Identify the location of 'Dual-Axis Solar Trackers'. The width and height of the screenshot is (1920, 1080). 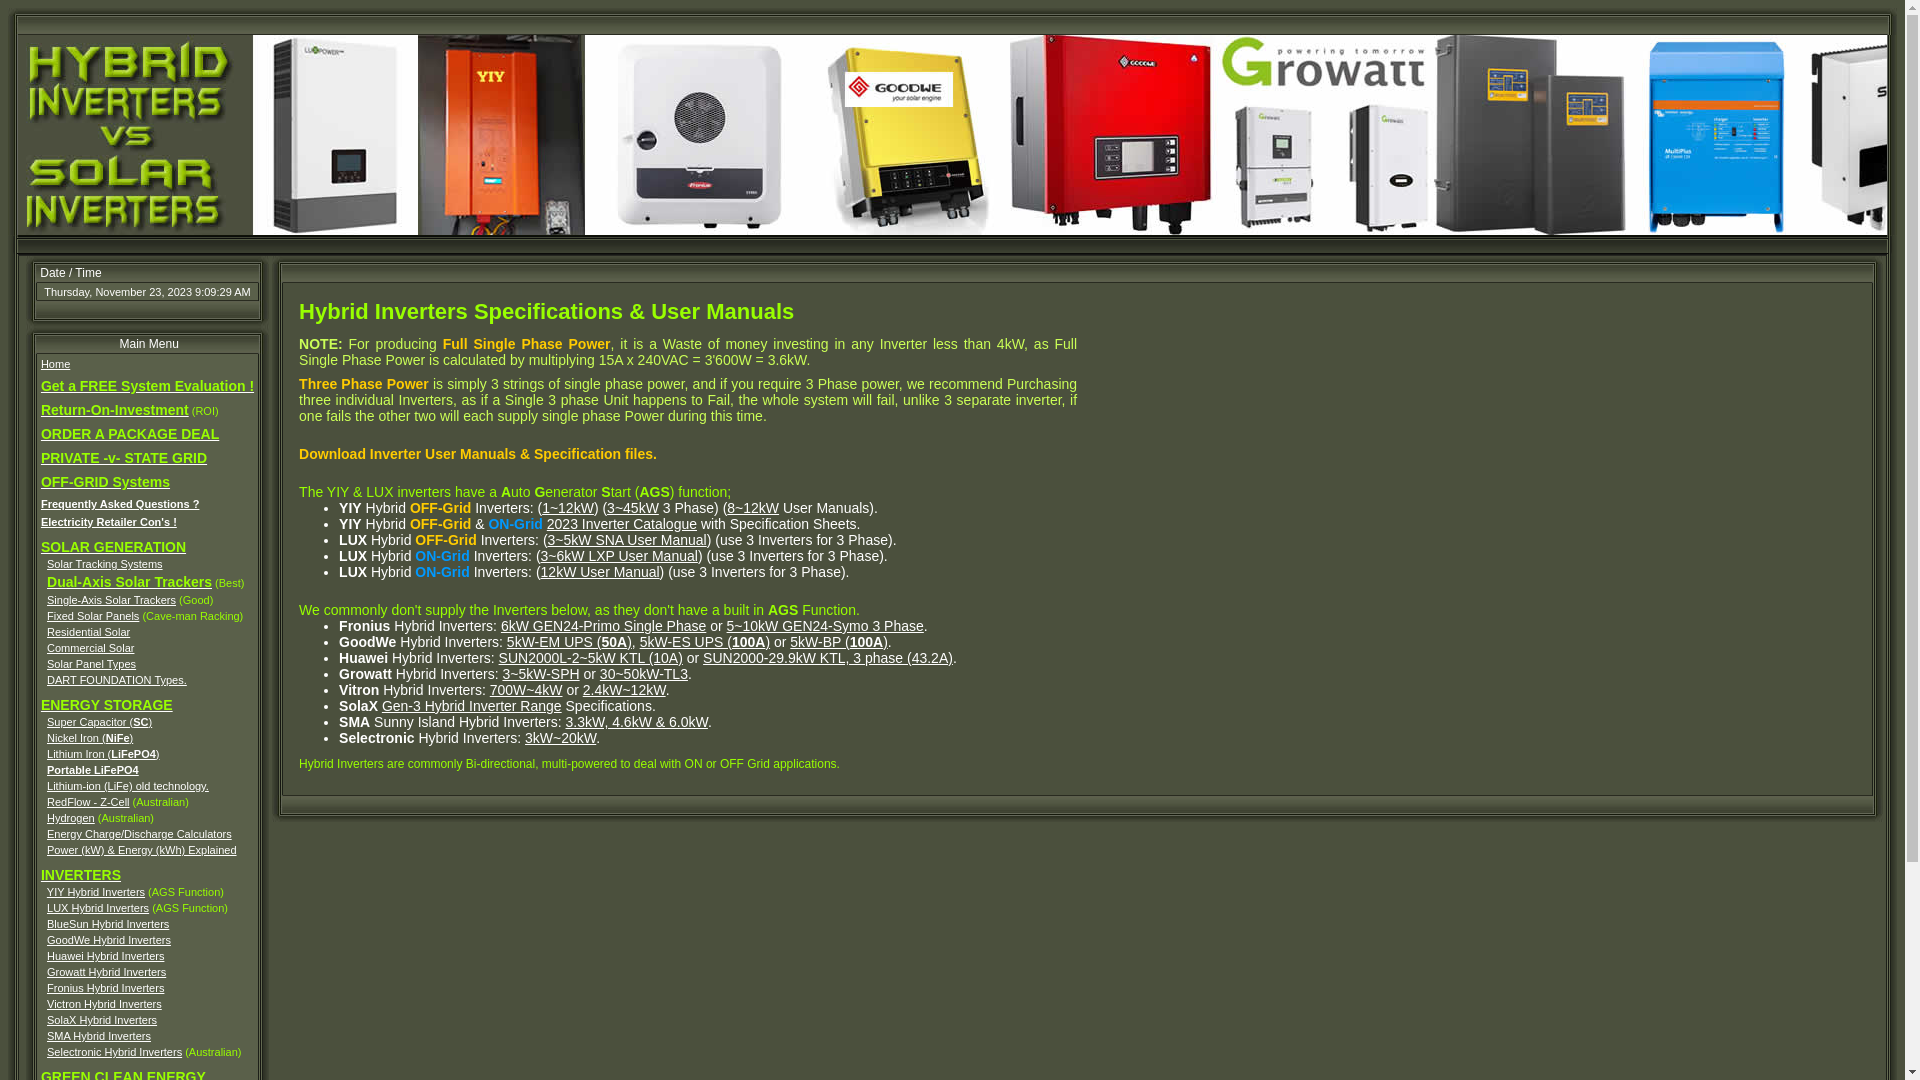
(128, 582).